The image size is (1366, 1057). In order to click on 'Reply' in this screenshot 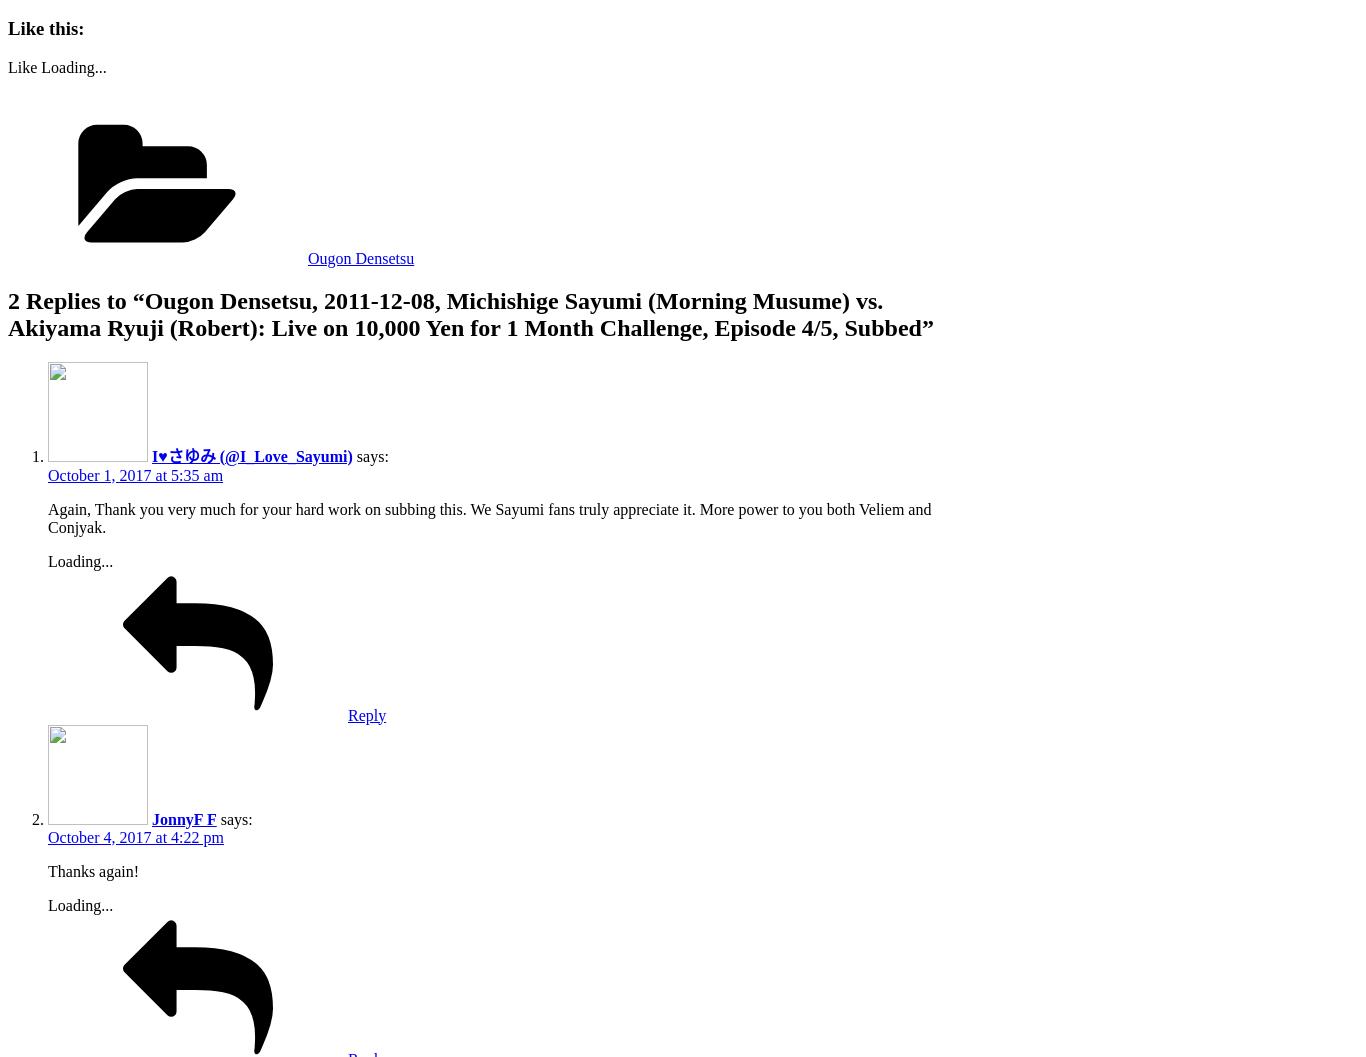, I will do `click(366, 713)`.